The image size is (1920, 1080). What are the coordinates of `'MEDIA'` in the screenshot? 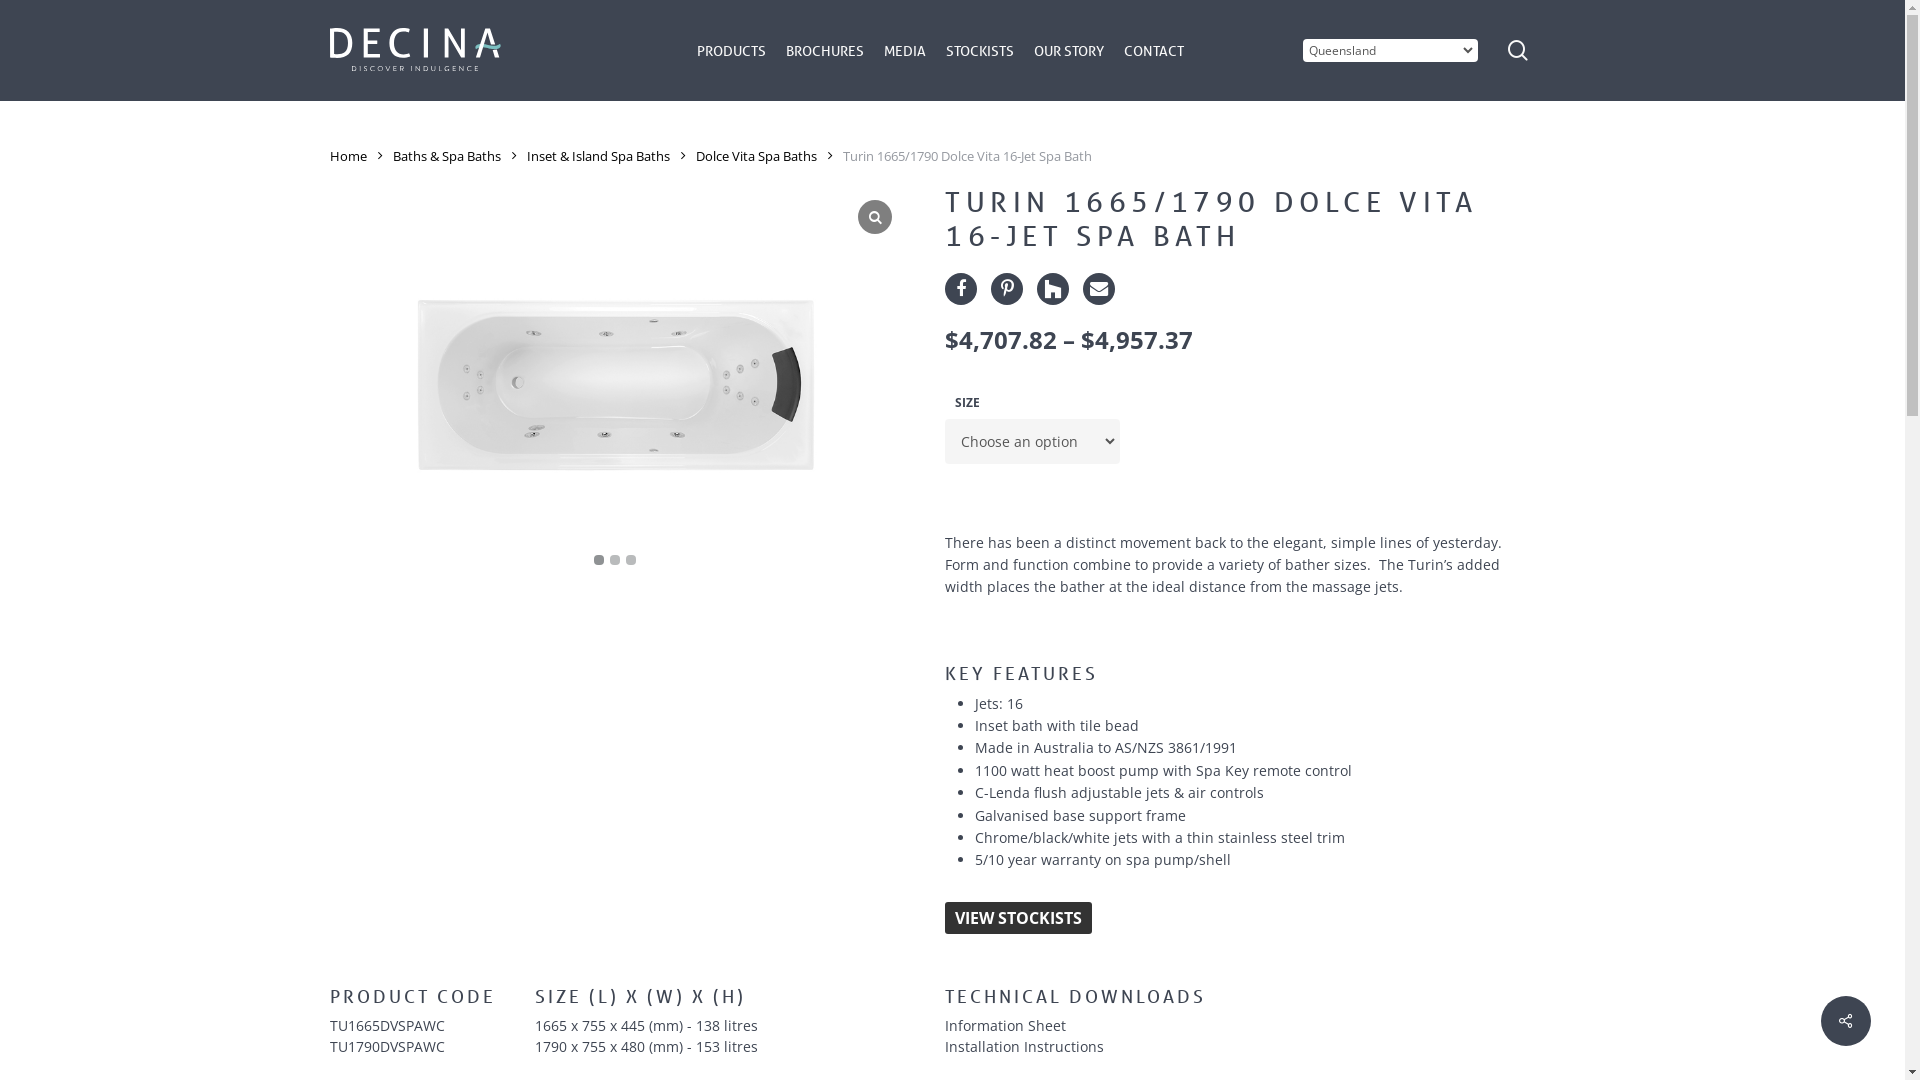 It's located at (882, 49).